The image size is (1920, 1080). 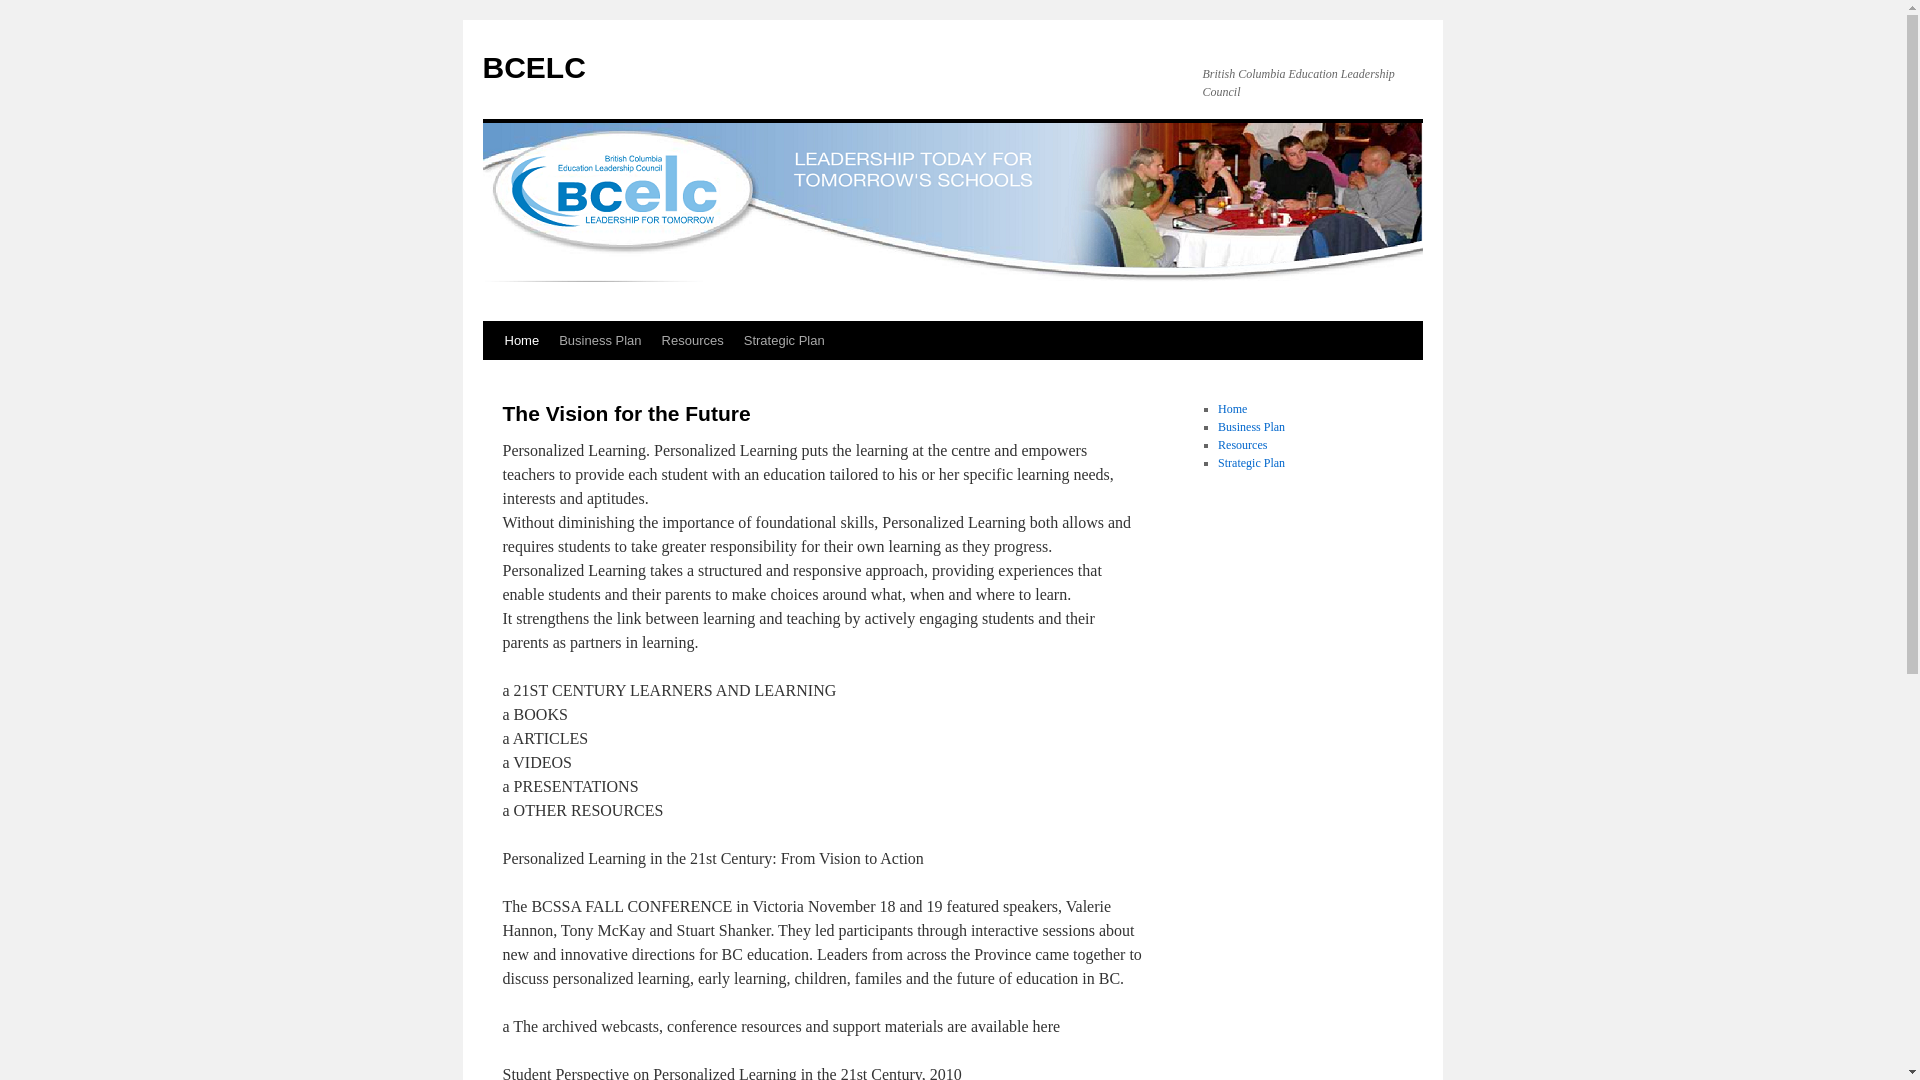 I want to click on 'Home', so click(x=1231, y=407).